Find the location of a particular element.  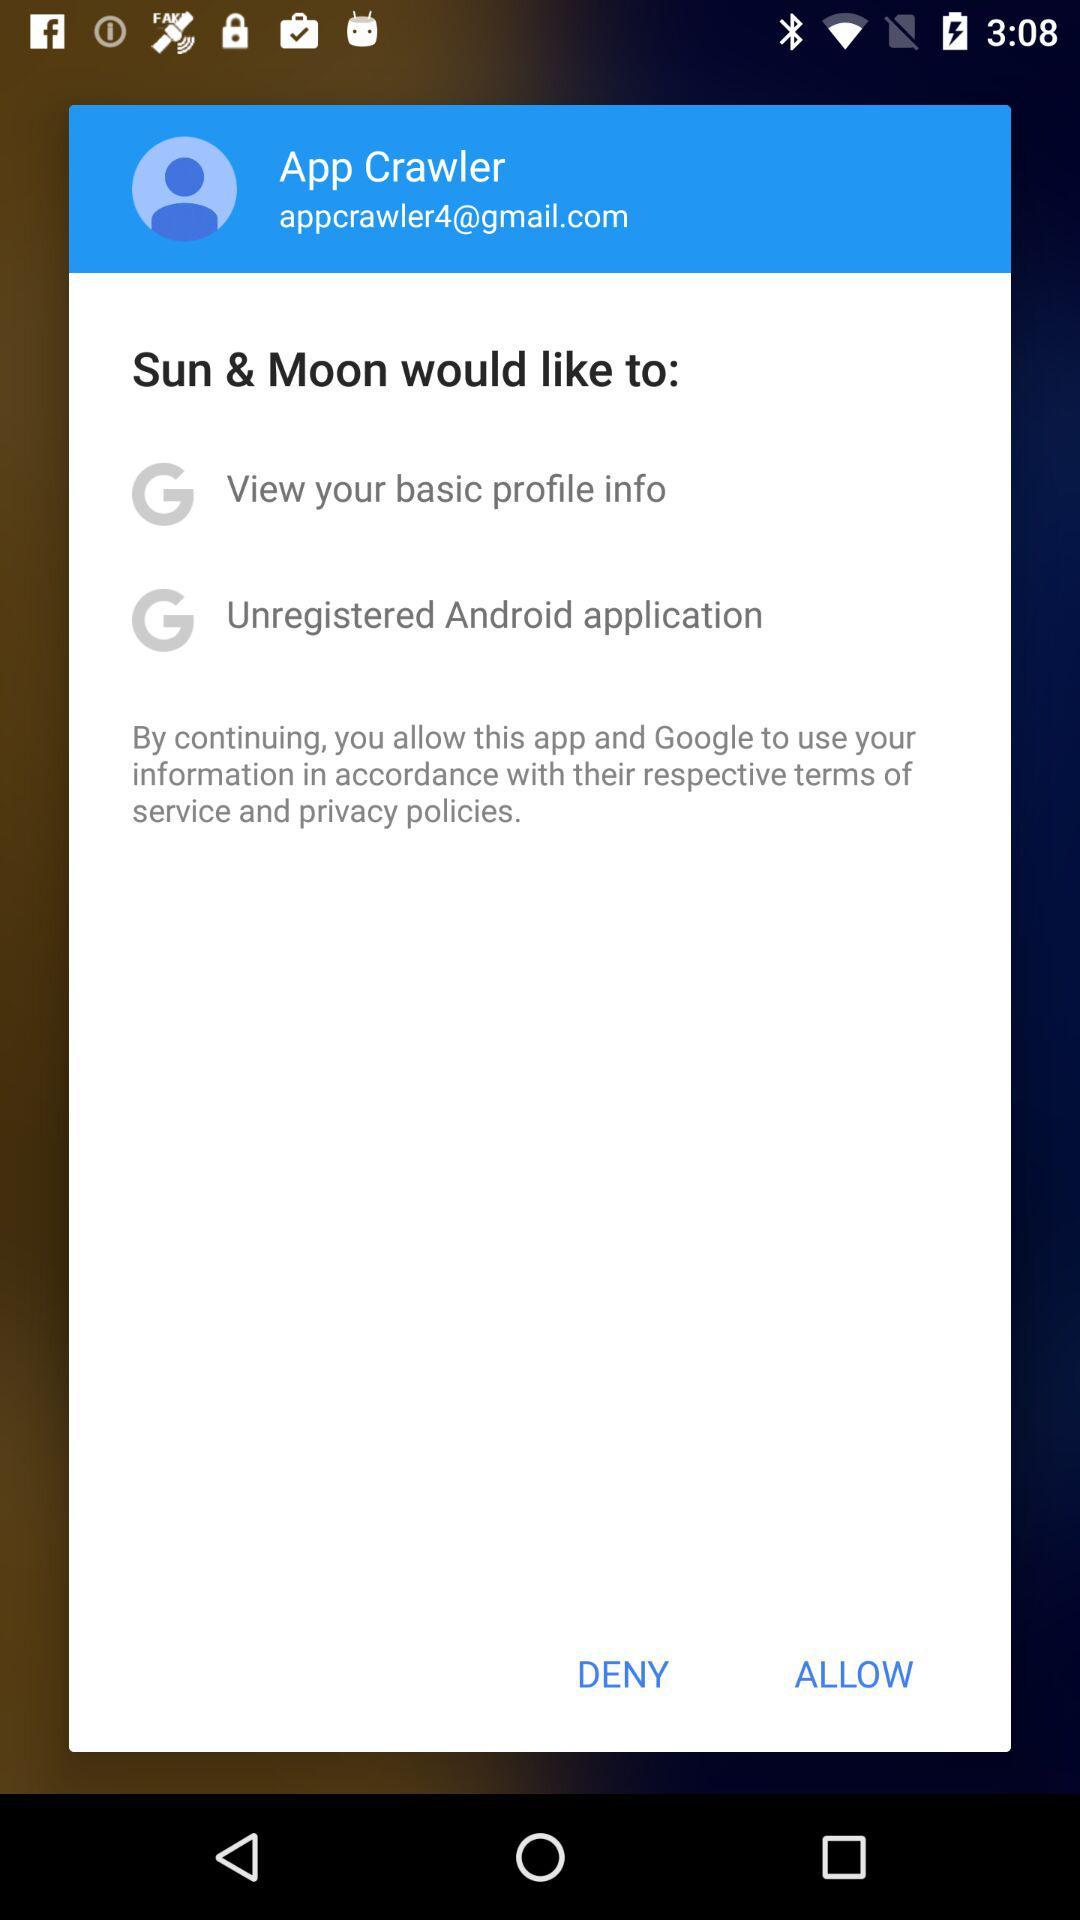

the icon above unregistered android application item is located at coordinates (445, 487).